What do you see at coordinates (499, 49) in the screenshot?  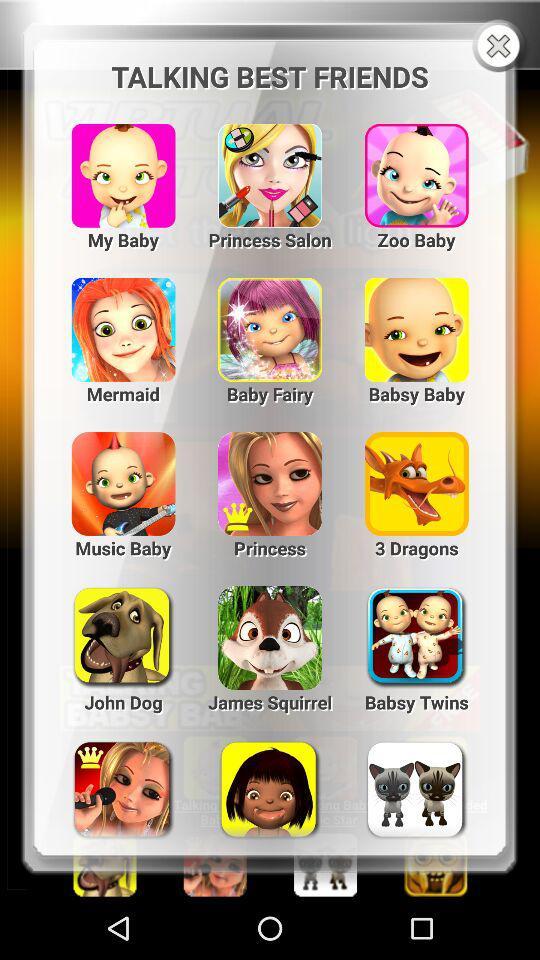 I see `the close icon` at bounding box center [499, 49].